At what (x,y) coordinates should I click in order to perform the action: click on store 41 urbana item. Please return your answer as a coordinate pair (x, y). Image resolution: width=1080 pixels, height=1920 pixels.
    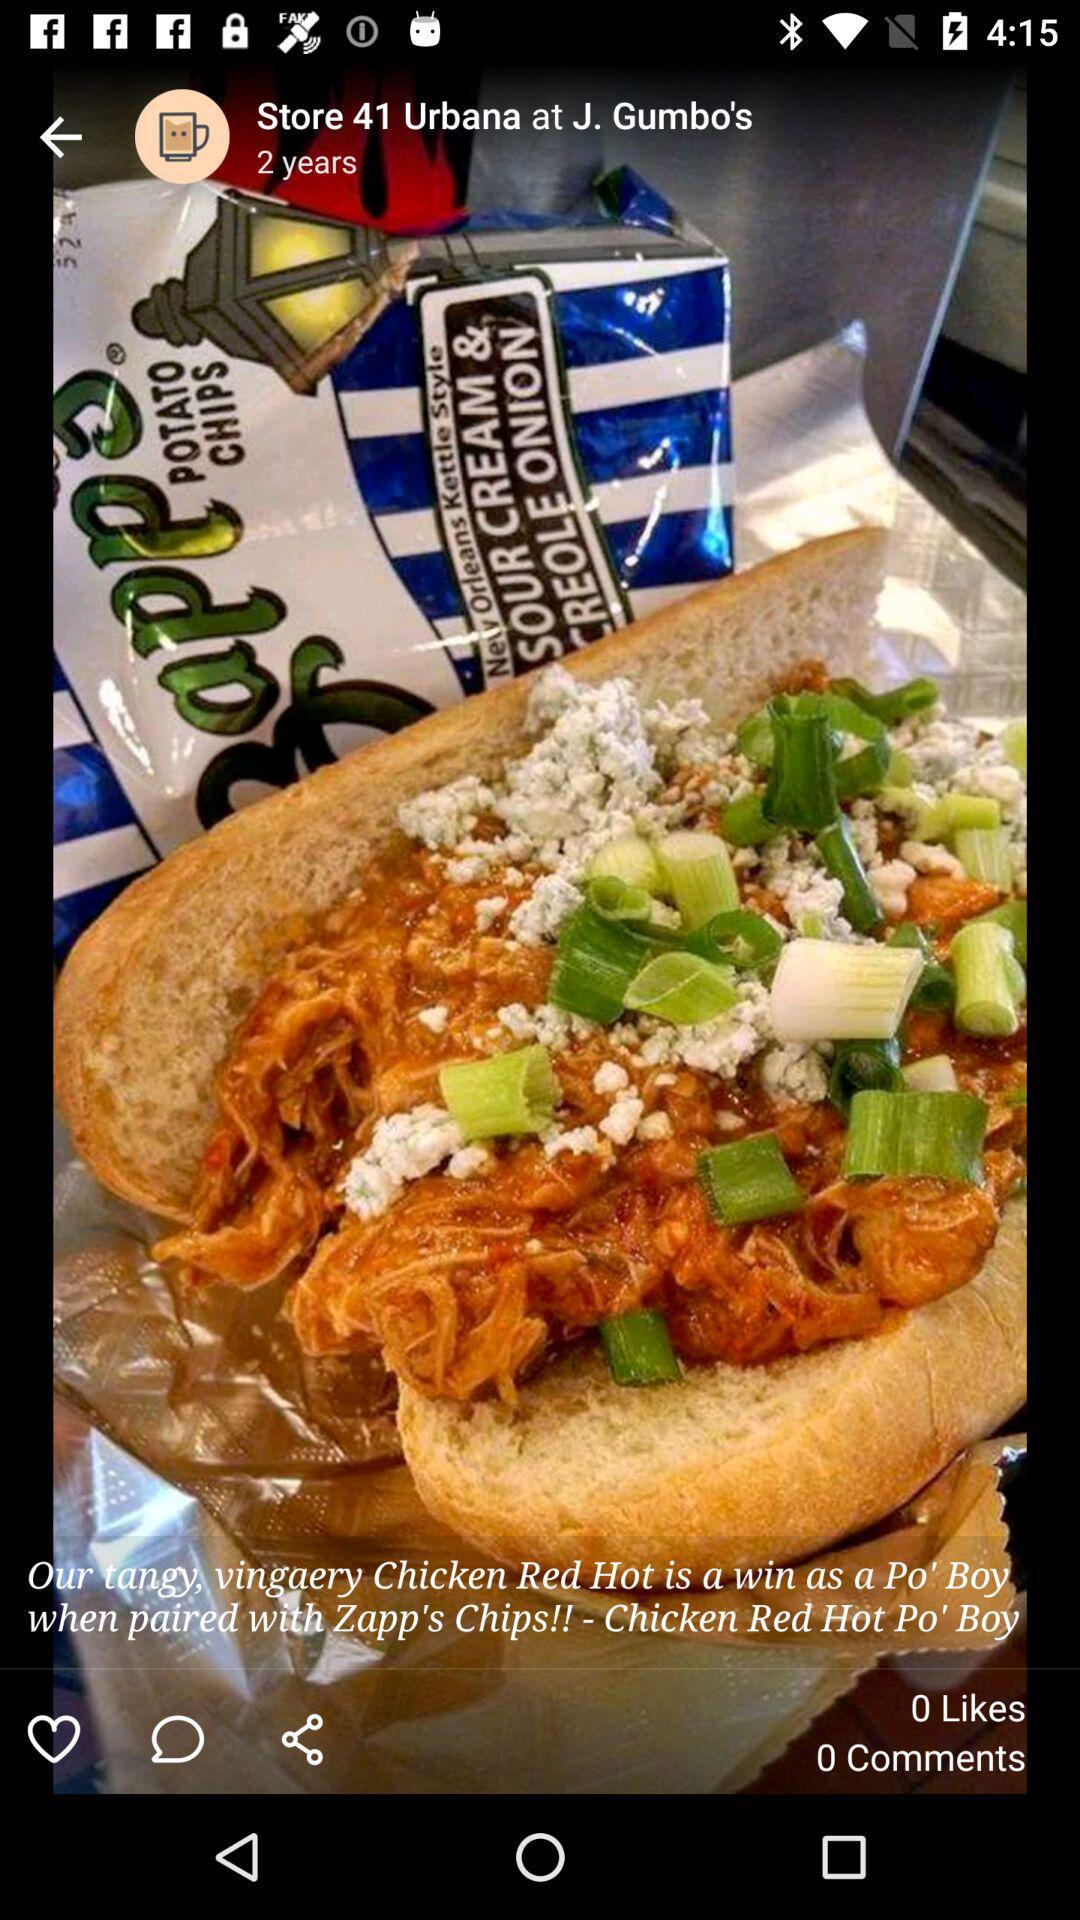
    Looking at the image, I should click on (668, 113).